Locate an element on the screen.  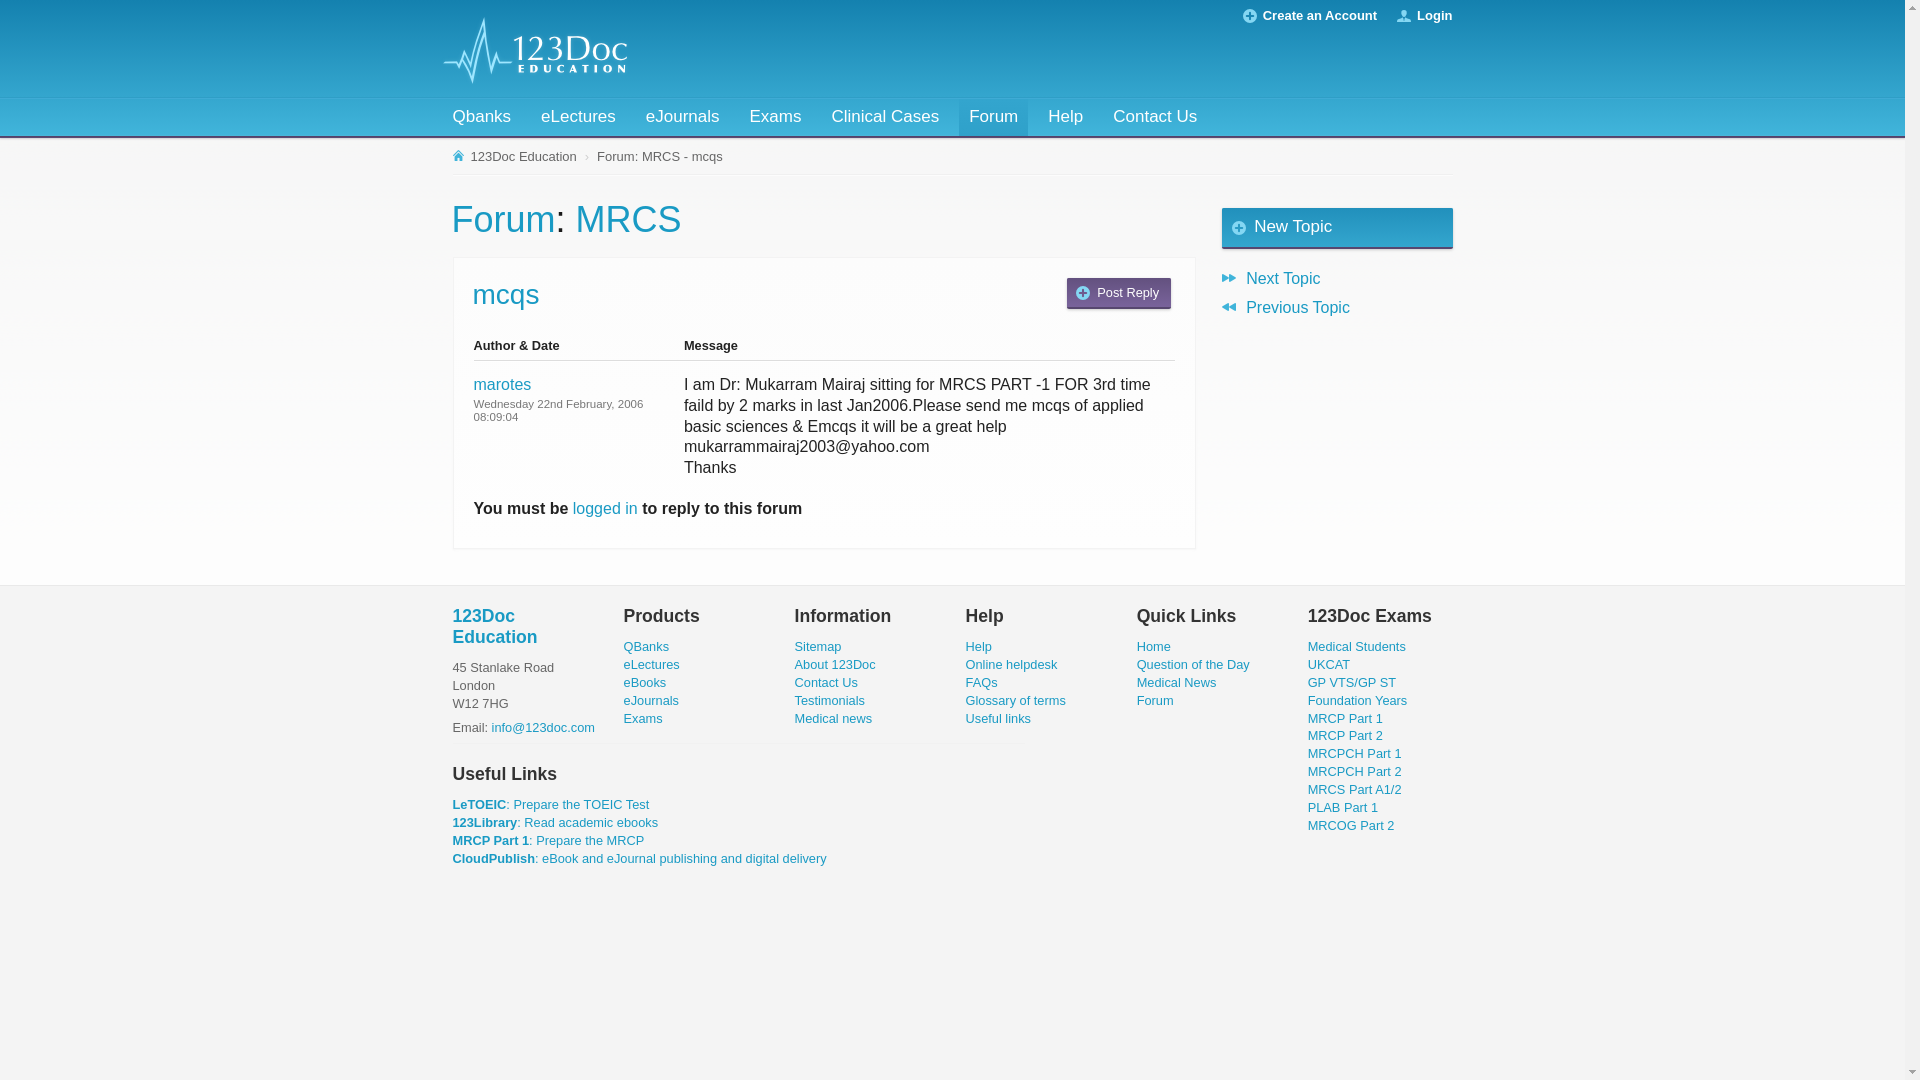
'Testimonials' is located at coordinates (830, 699).